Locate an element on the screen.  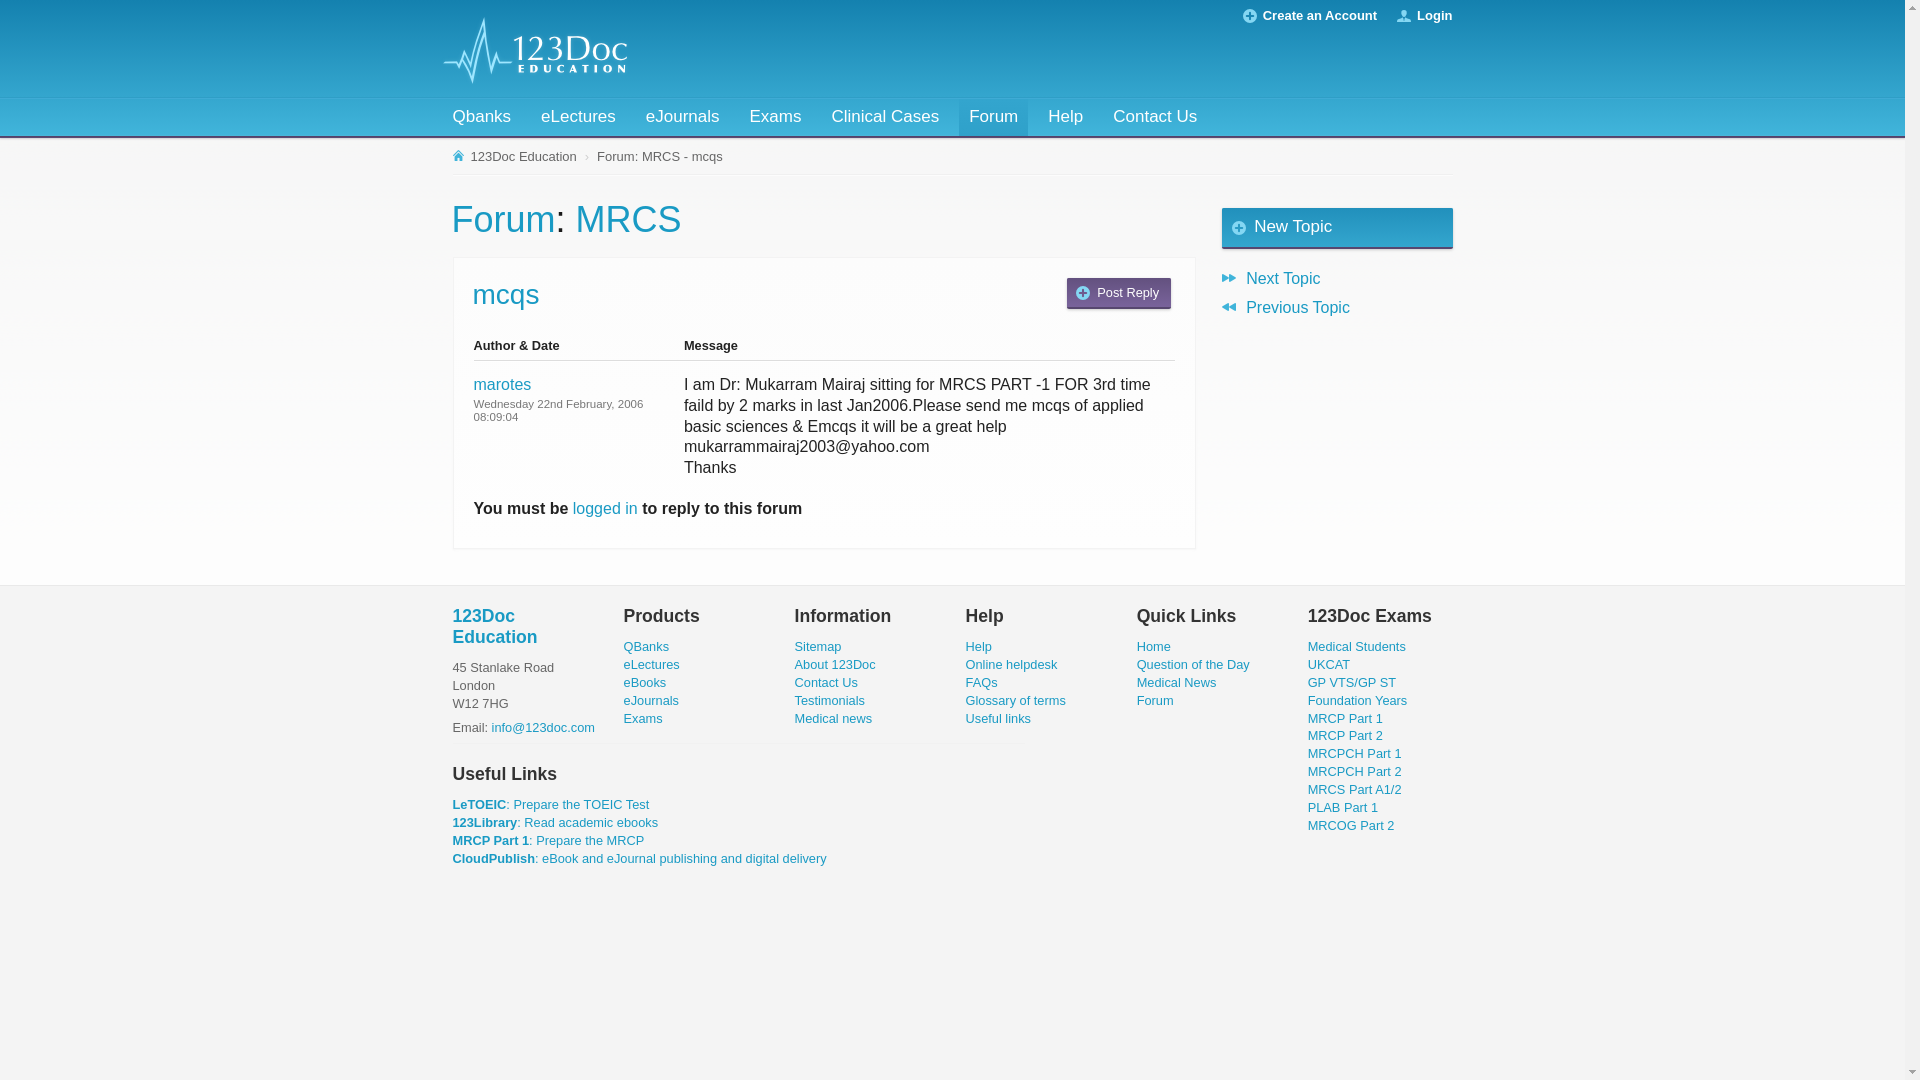
'Testimonials' is located at coordinates (830, 699).